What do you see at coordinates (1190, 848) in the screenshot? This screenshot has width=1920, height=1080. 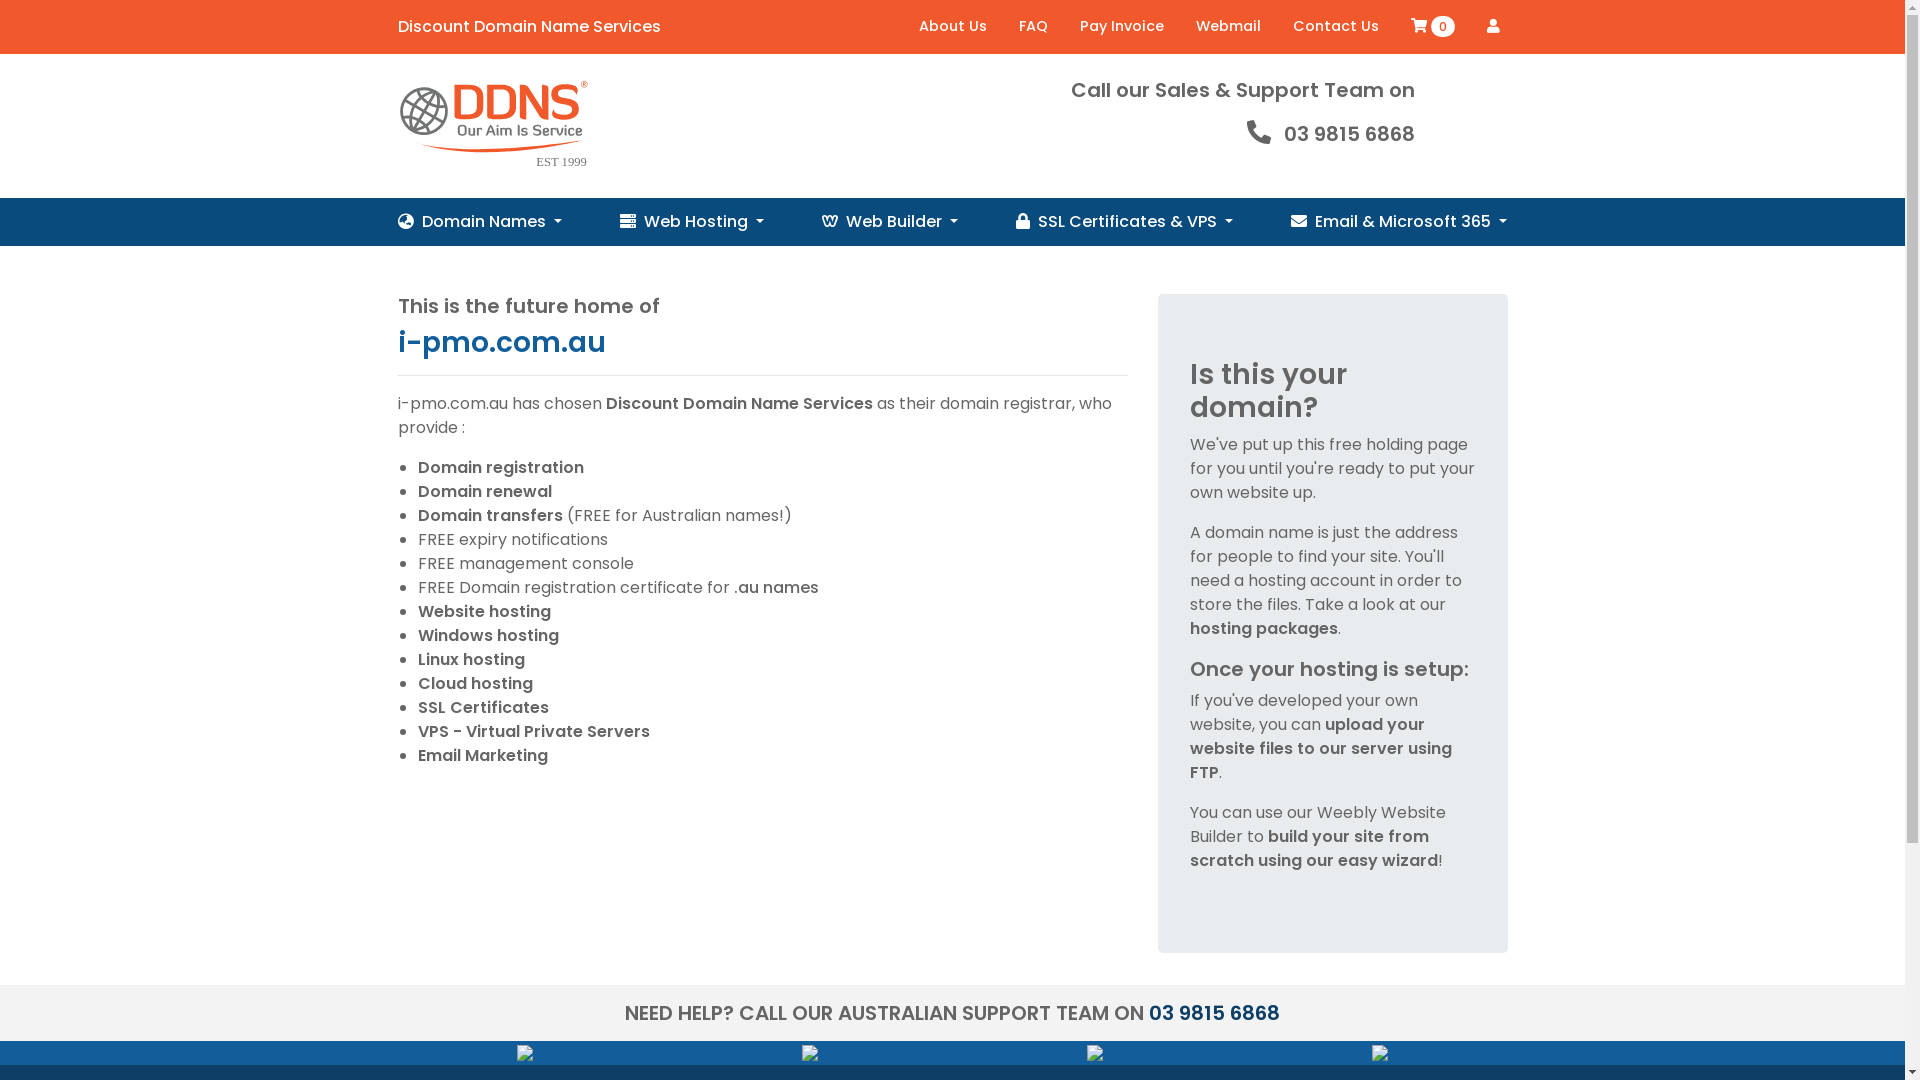 I see `'build your site from scratch using our easy wizard'` at bounding box center [1190, 848].